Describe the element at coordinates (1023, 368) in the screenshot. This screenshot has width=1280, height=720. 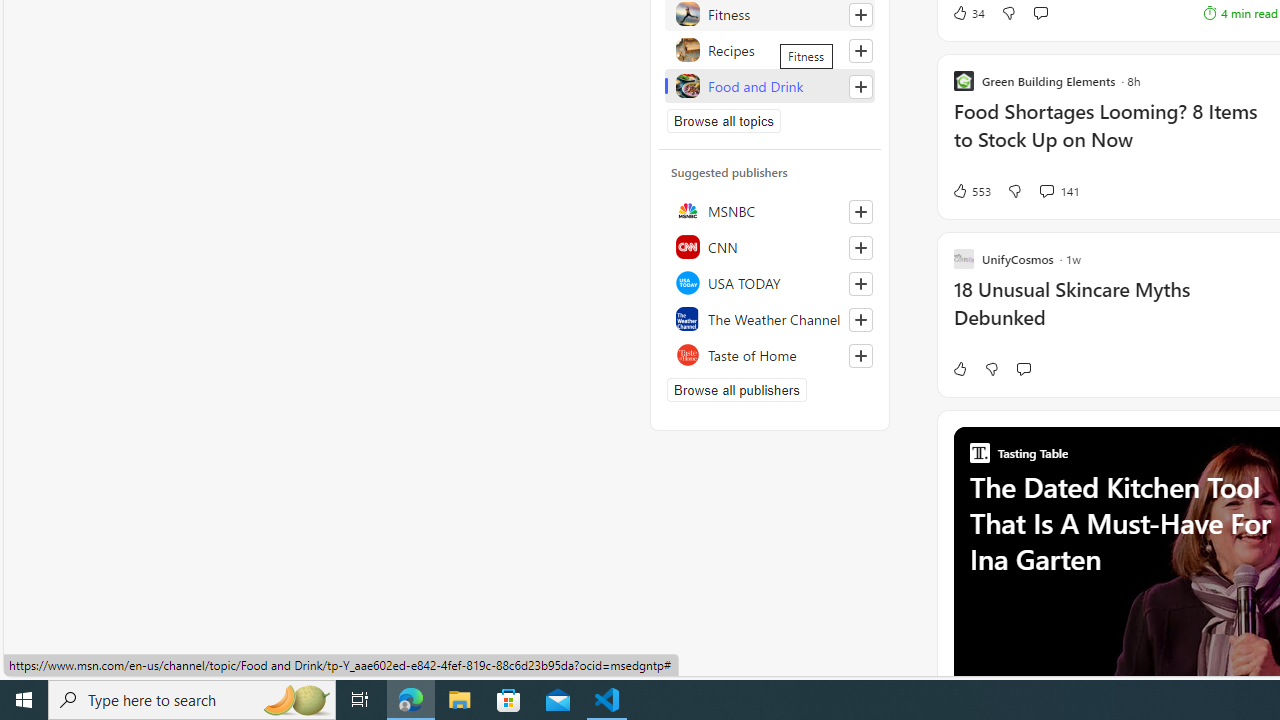
I see `'Start the conversation'` at that location.